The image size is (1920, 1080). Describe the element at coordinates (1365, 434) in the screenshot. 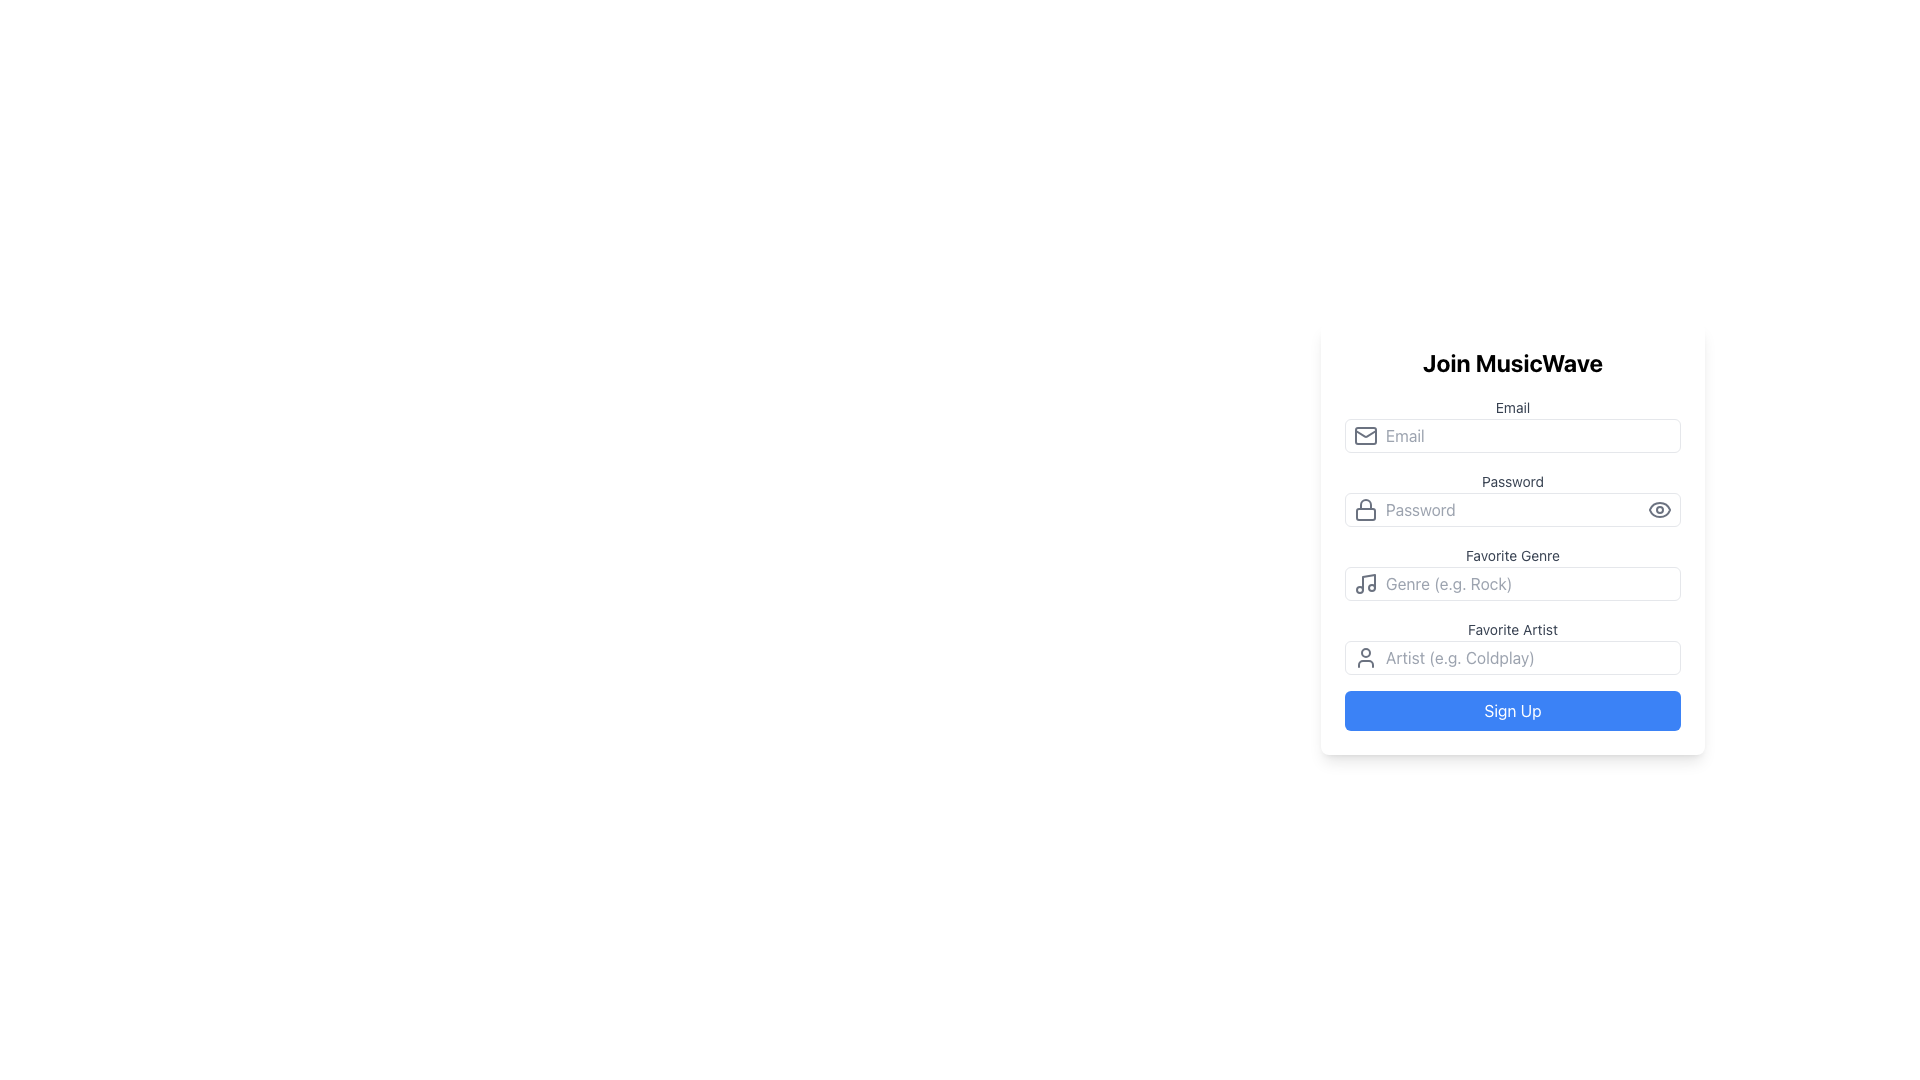

I see `the main body of the envelope in the email icon, which is the leftmost graphic aligned to the 'Email' text field` at that location.